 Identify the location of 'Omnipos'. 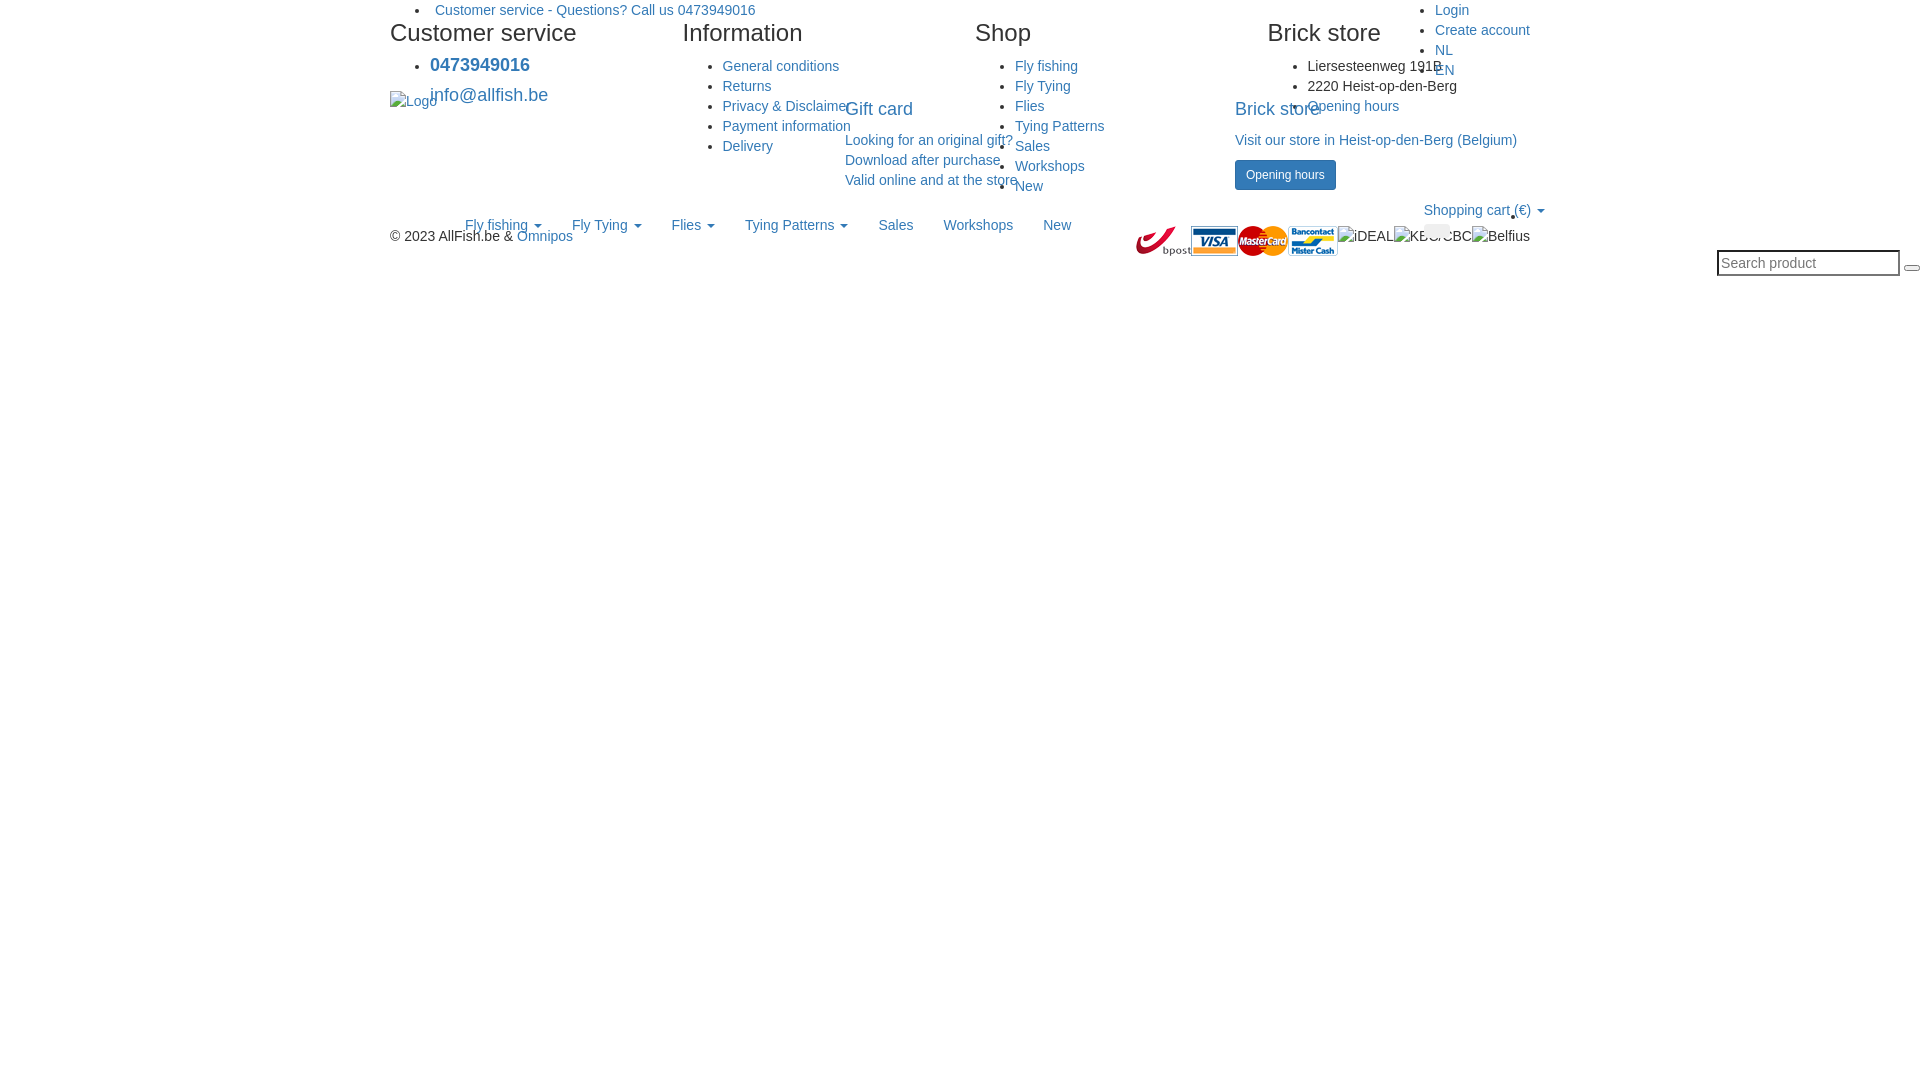
(545, 234).